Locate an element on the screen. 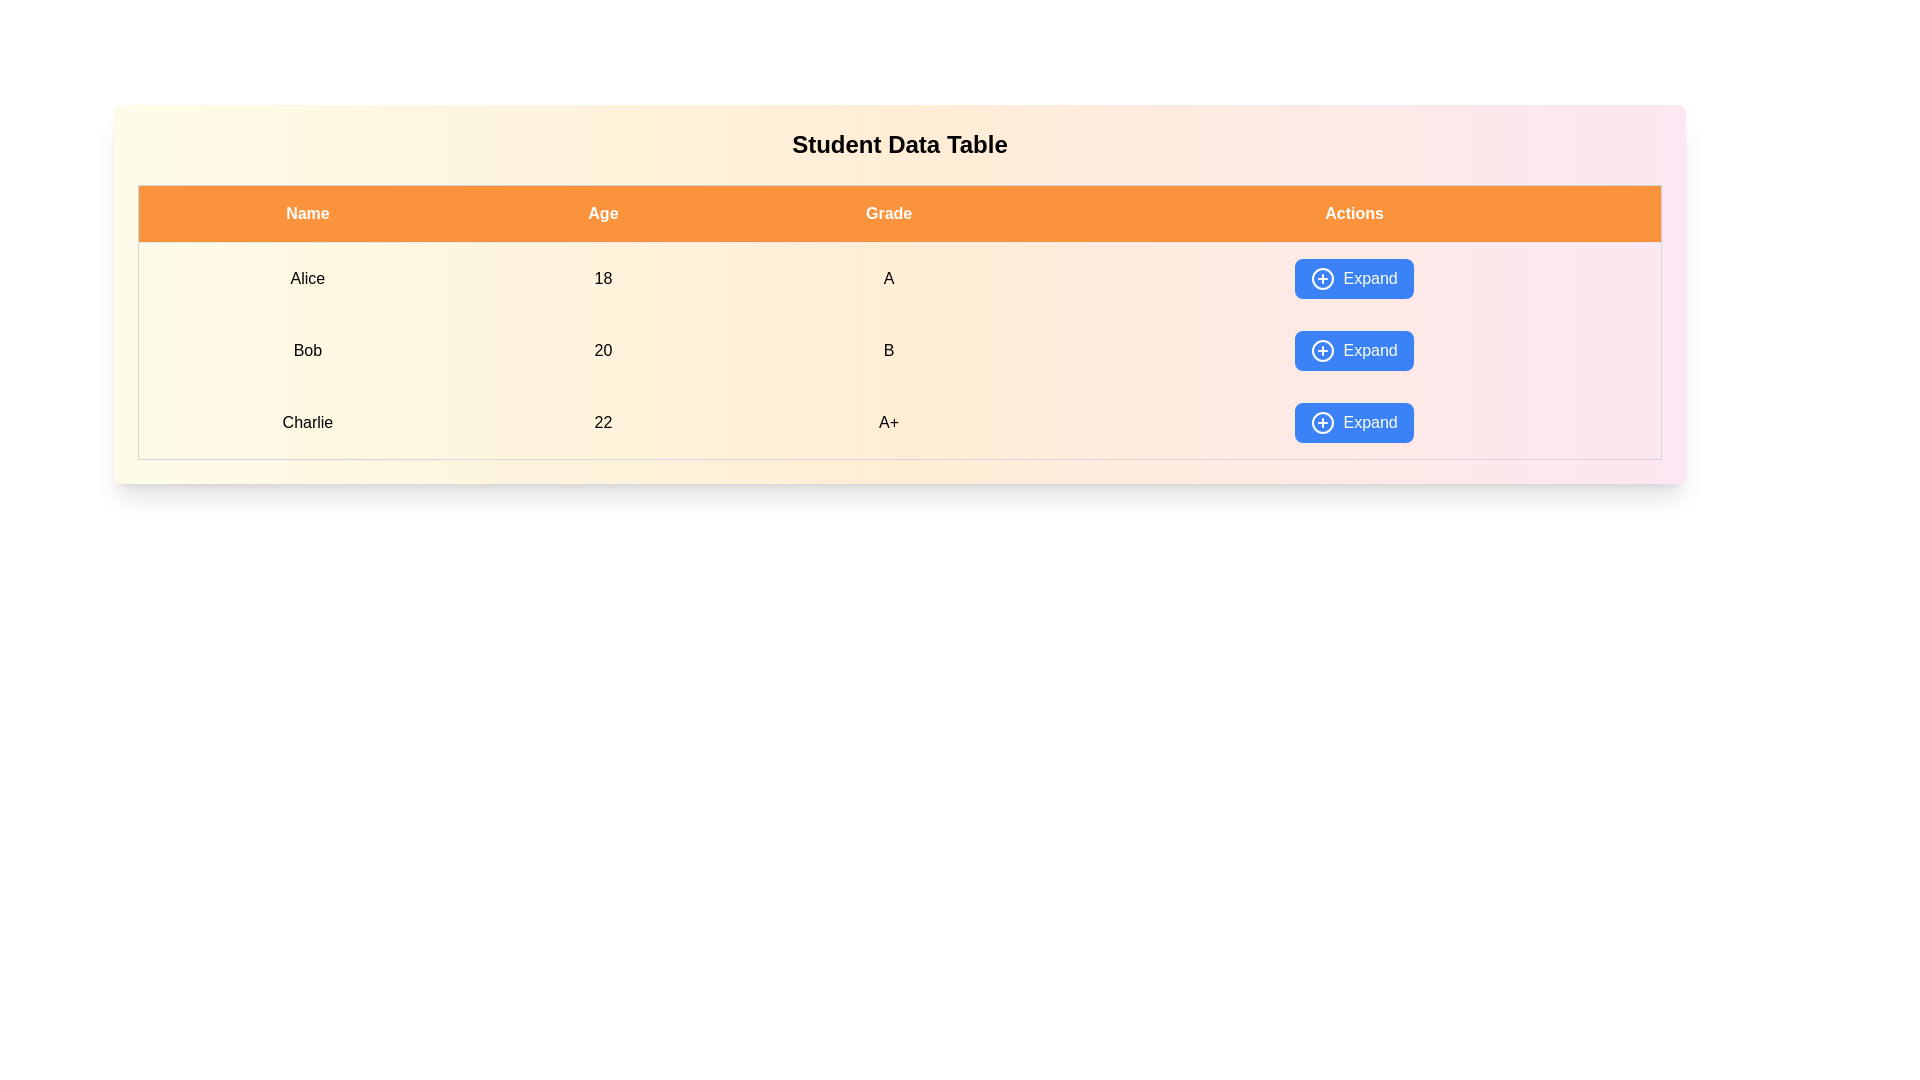  the button located is located at coordinates (1354, 278).